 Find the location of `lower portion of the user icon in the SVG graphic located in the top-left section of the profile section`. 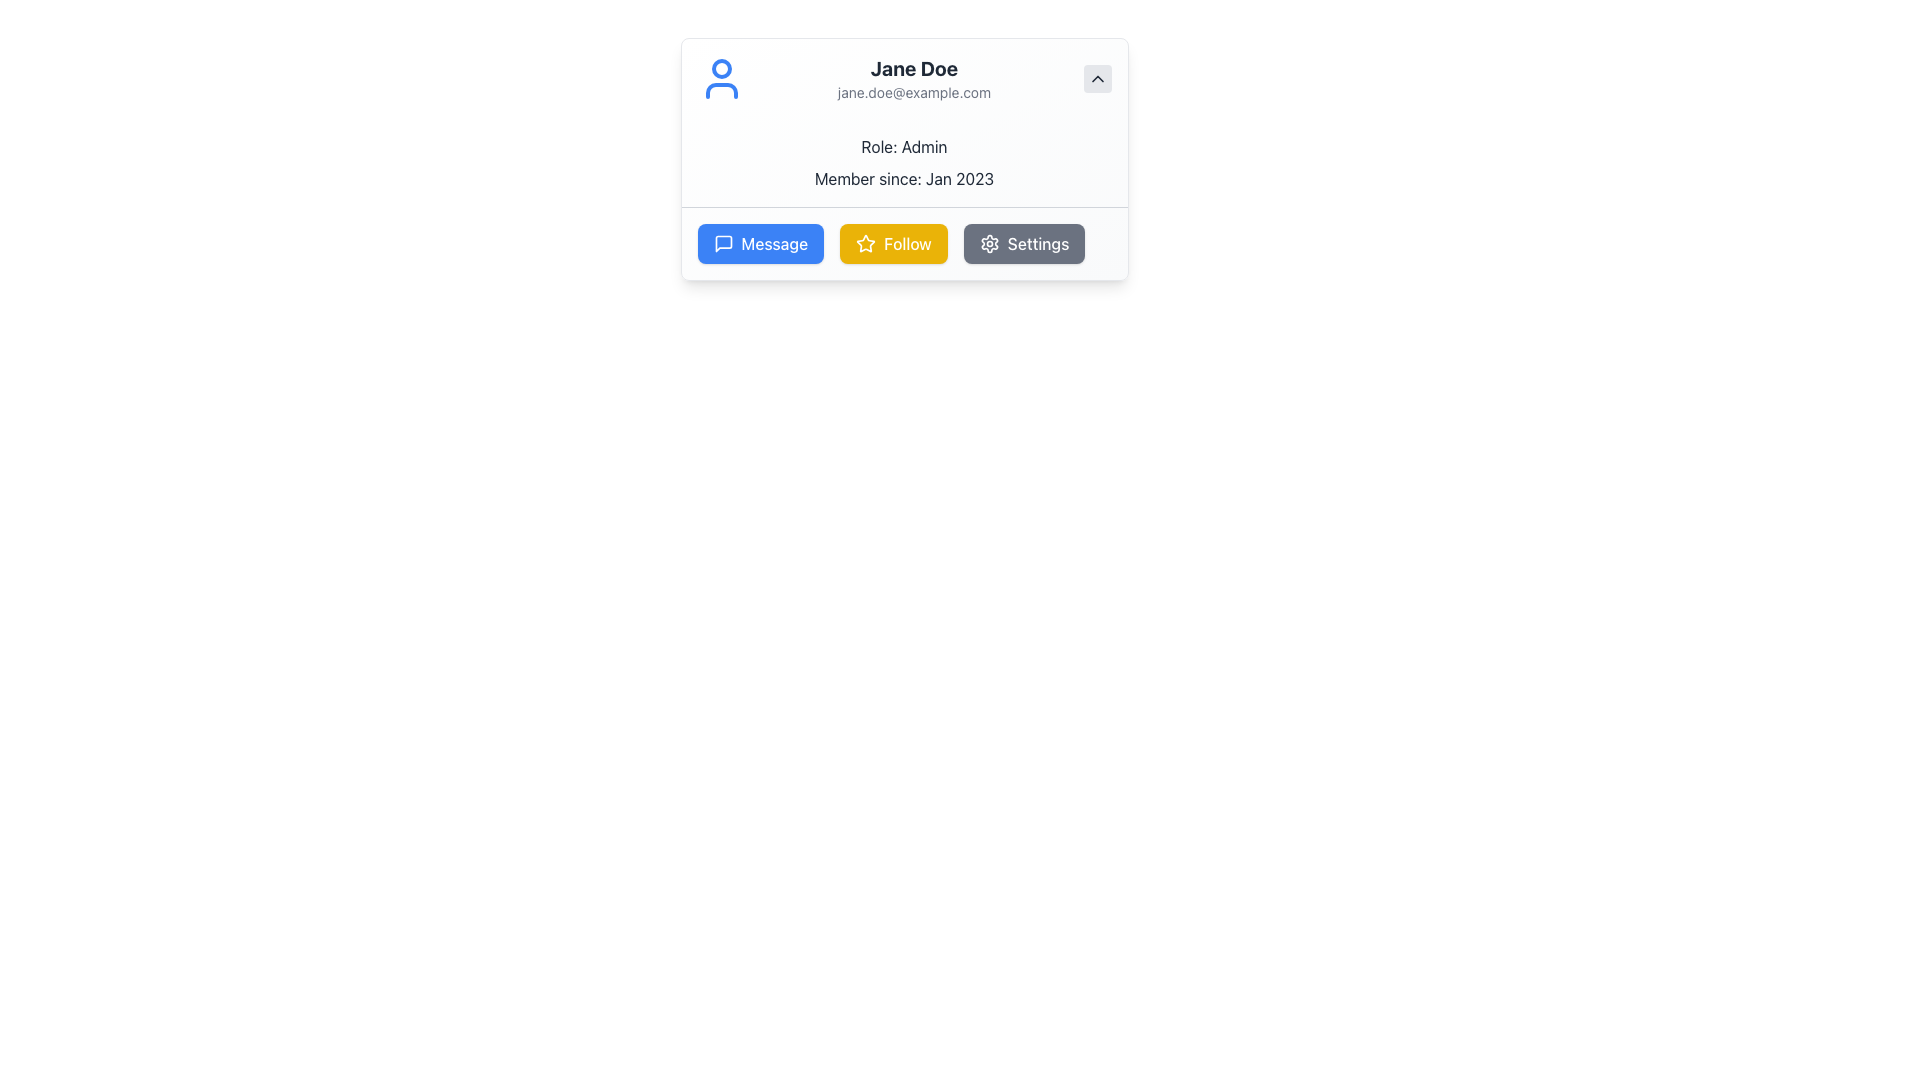

lower portion of the user icon in the SVG graphic located in the top-left section of the profile section is located at coordinates (720, 91).